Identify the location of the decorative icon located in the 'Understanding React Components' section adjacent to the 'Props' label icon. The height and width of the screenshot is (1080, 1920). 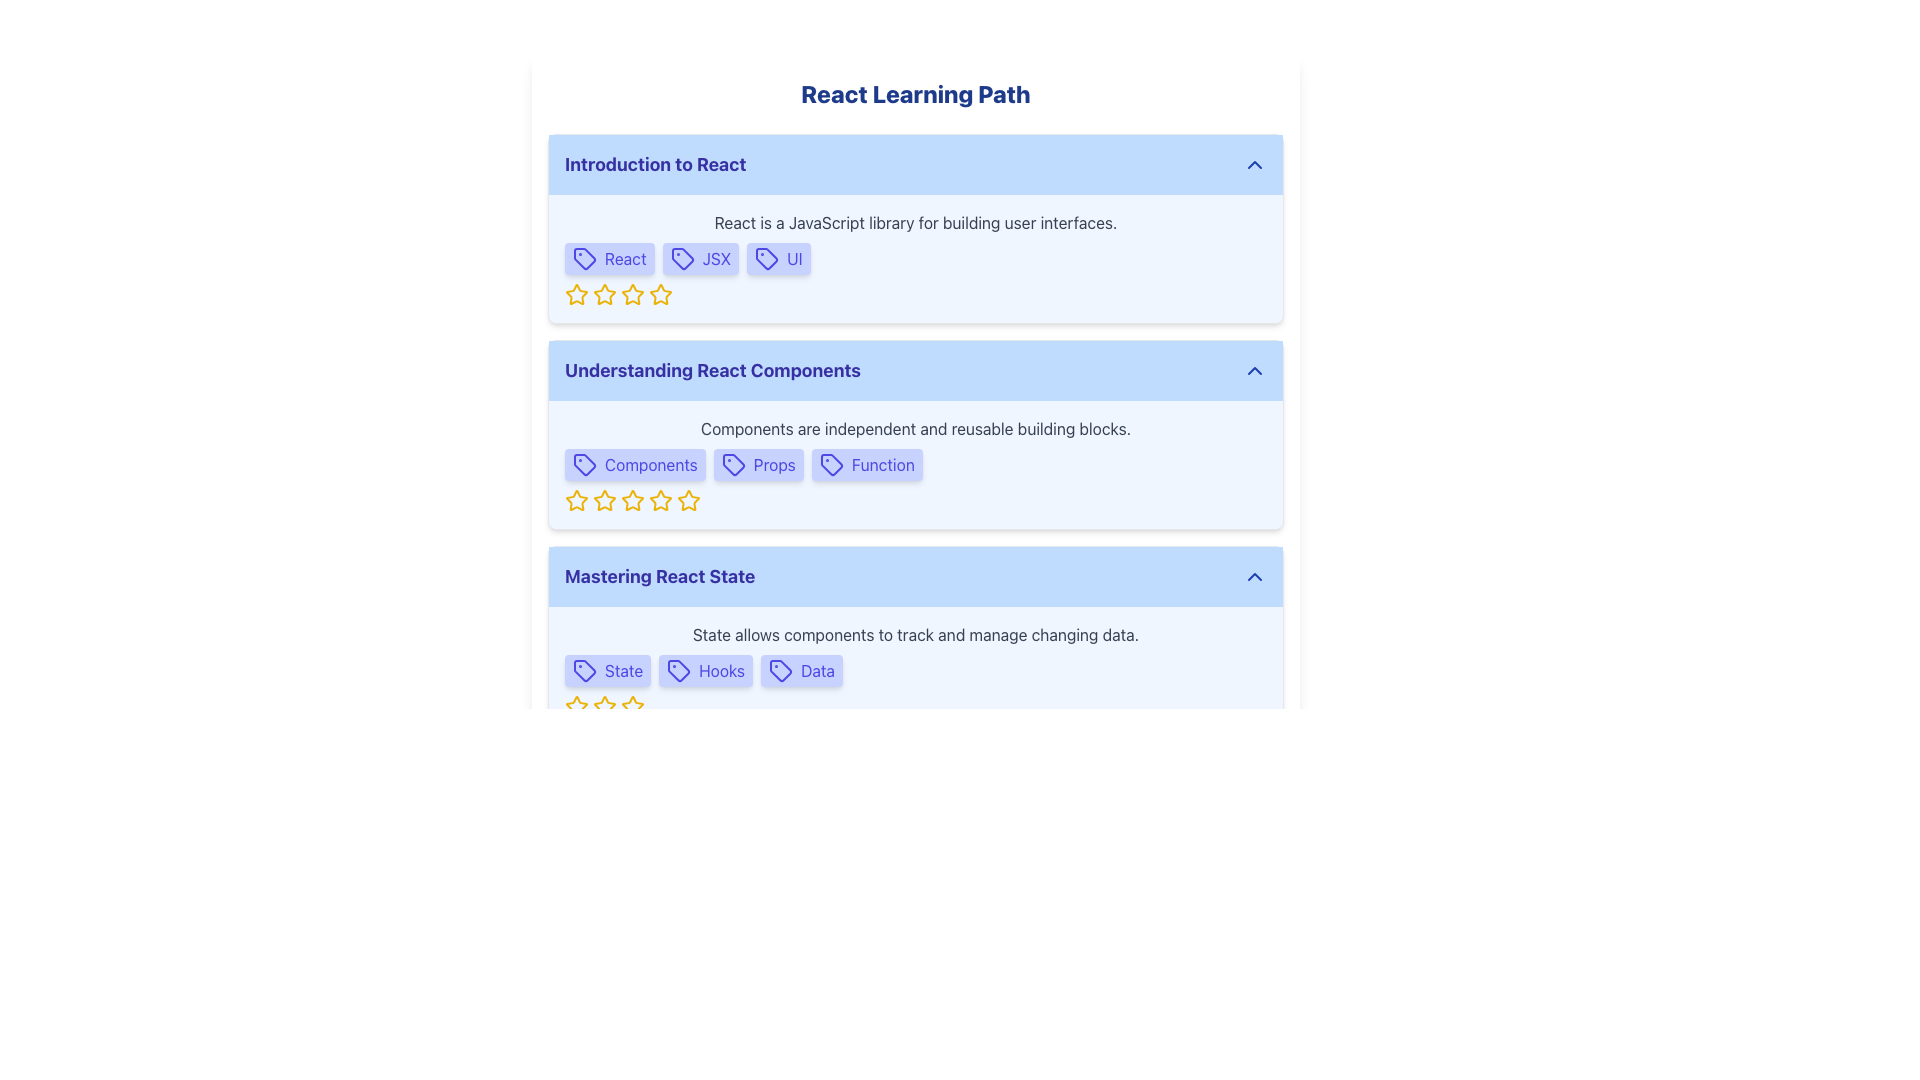
(732, 465).